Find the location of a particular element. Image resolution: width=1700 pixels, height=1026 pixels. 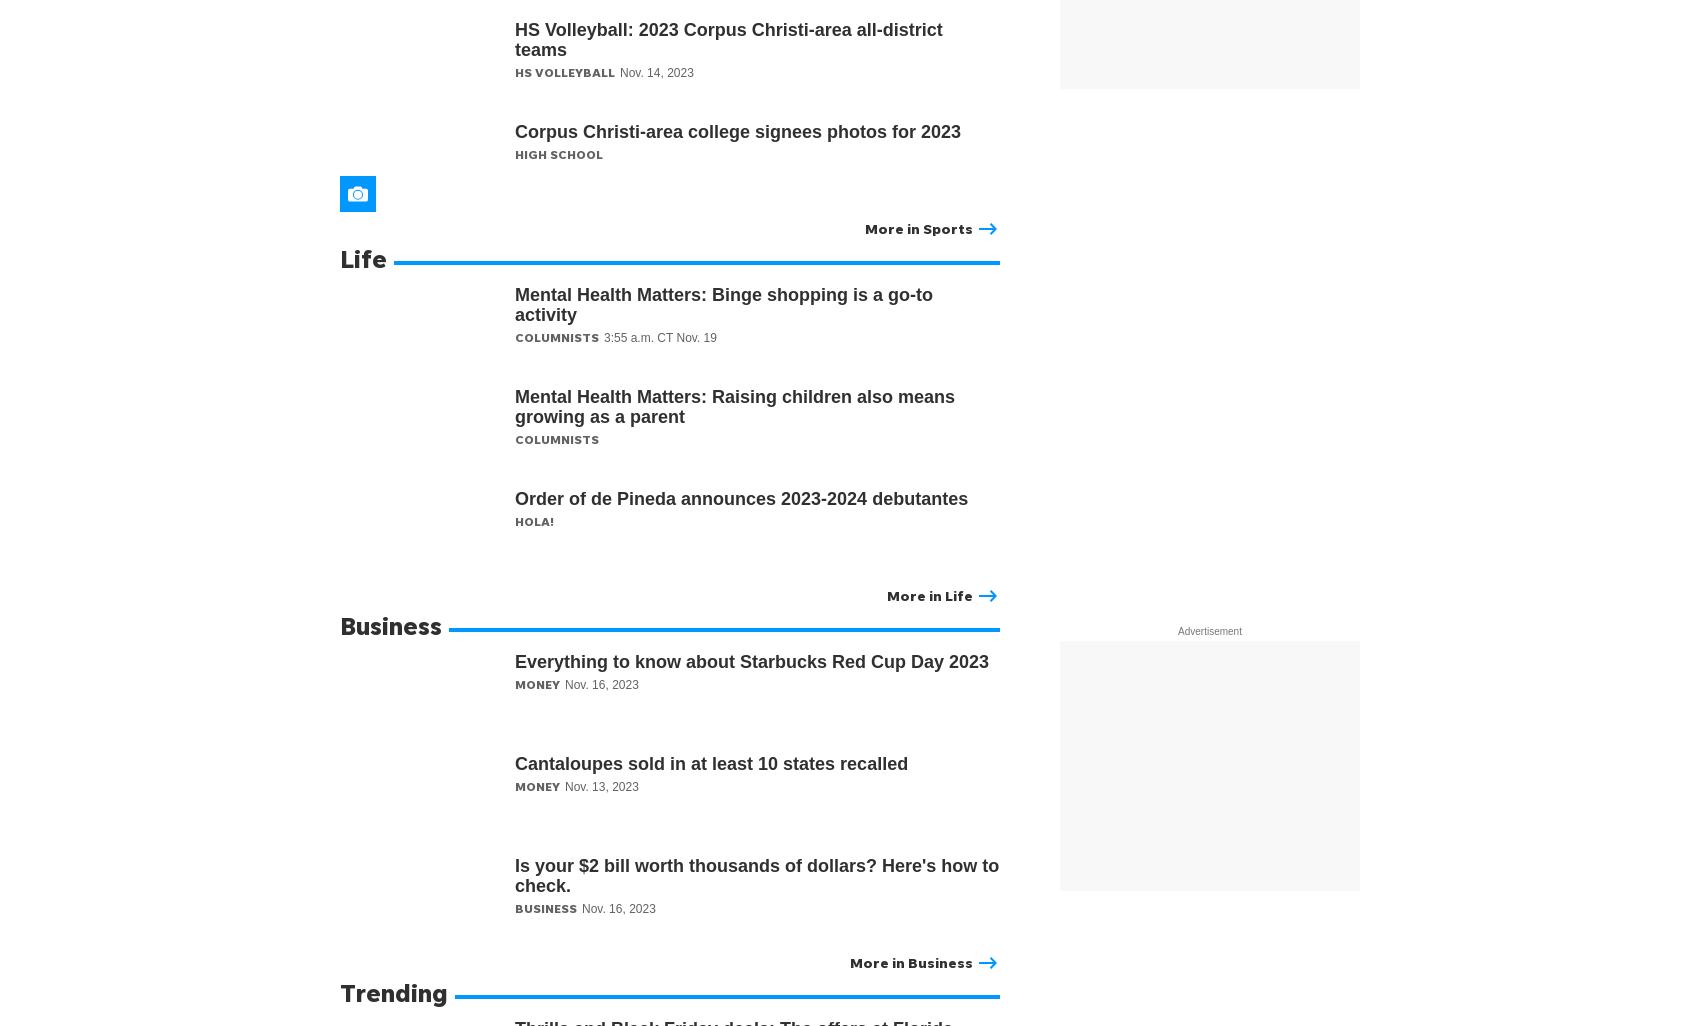

'Everything to know about Starbucks Red Cup Day 2023' is located at coordinates (753, 661).